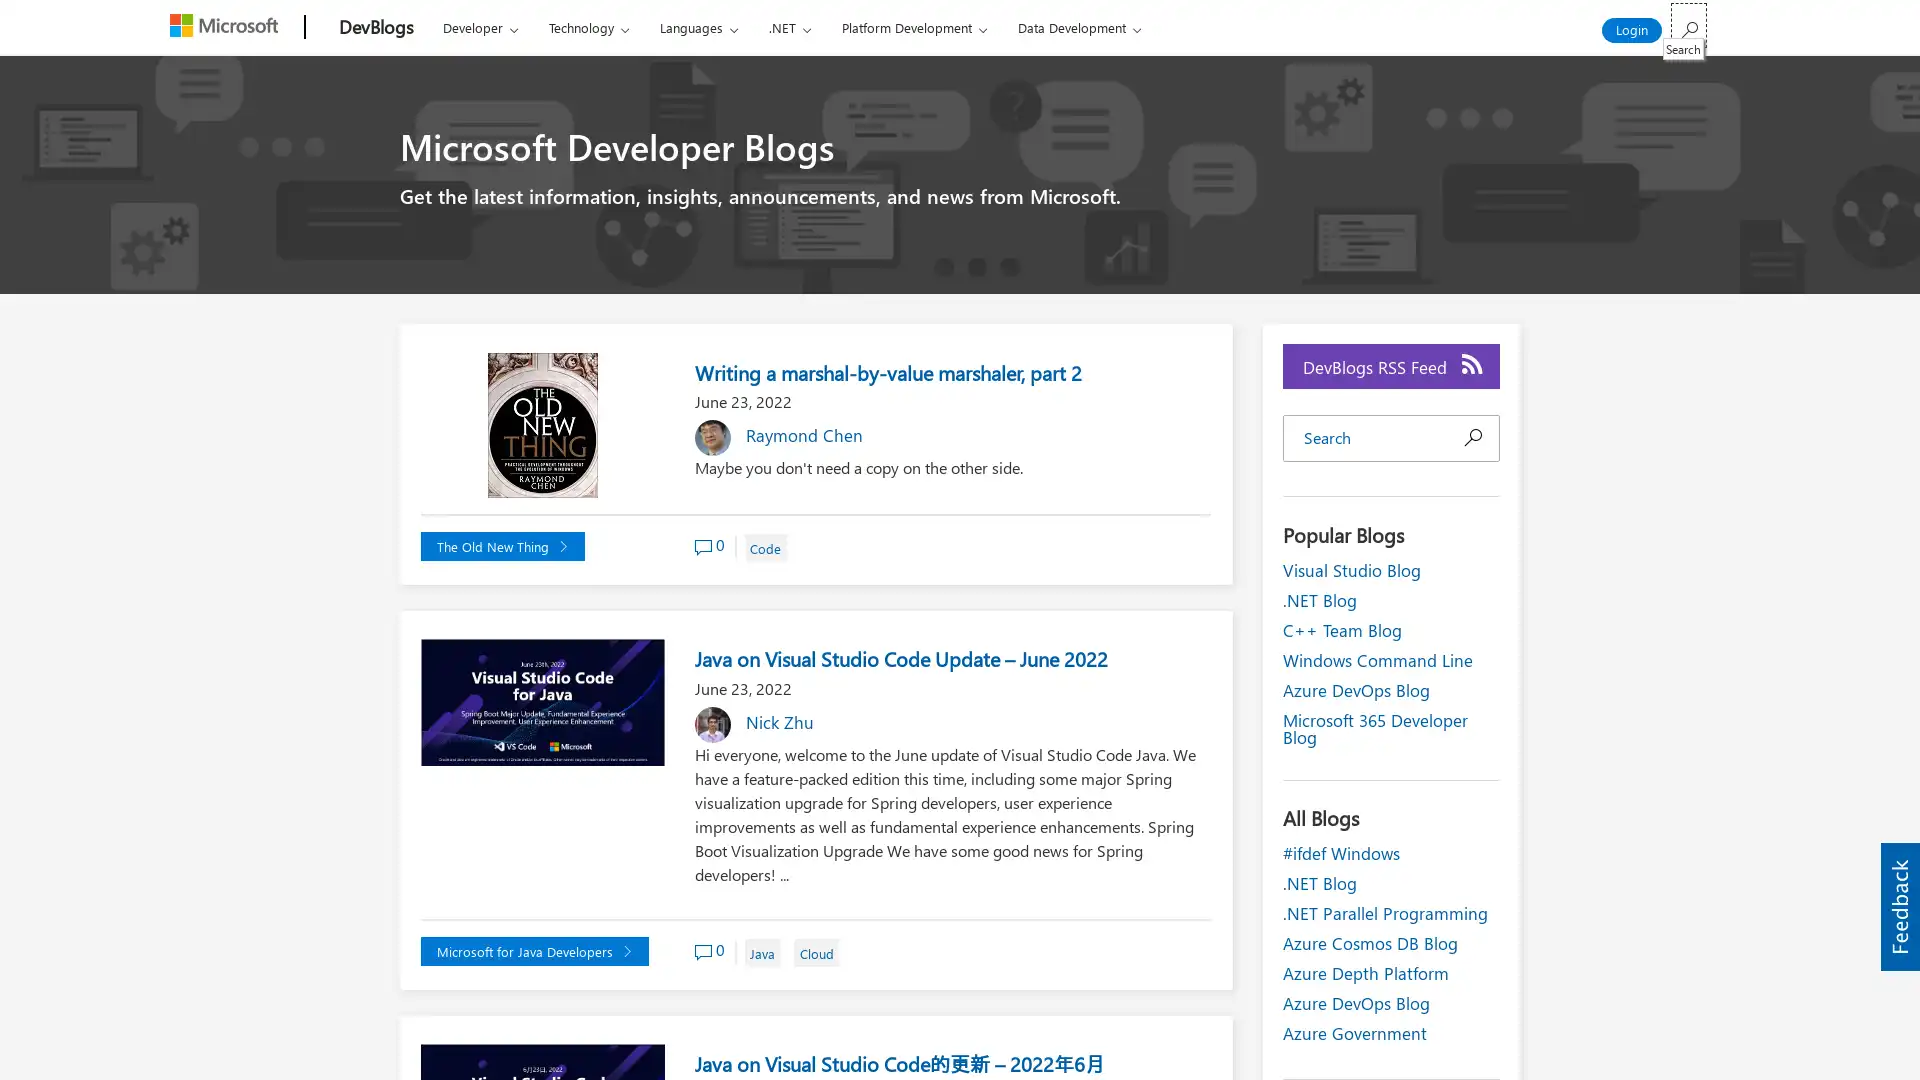  Describe the element at coordinates (788, 27) in the screenshot. I see `.NET` at that location.